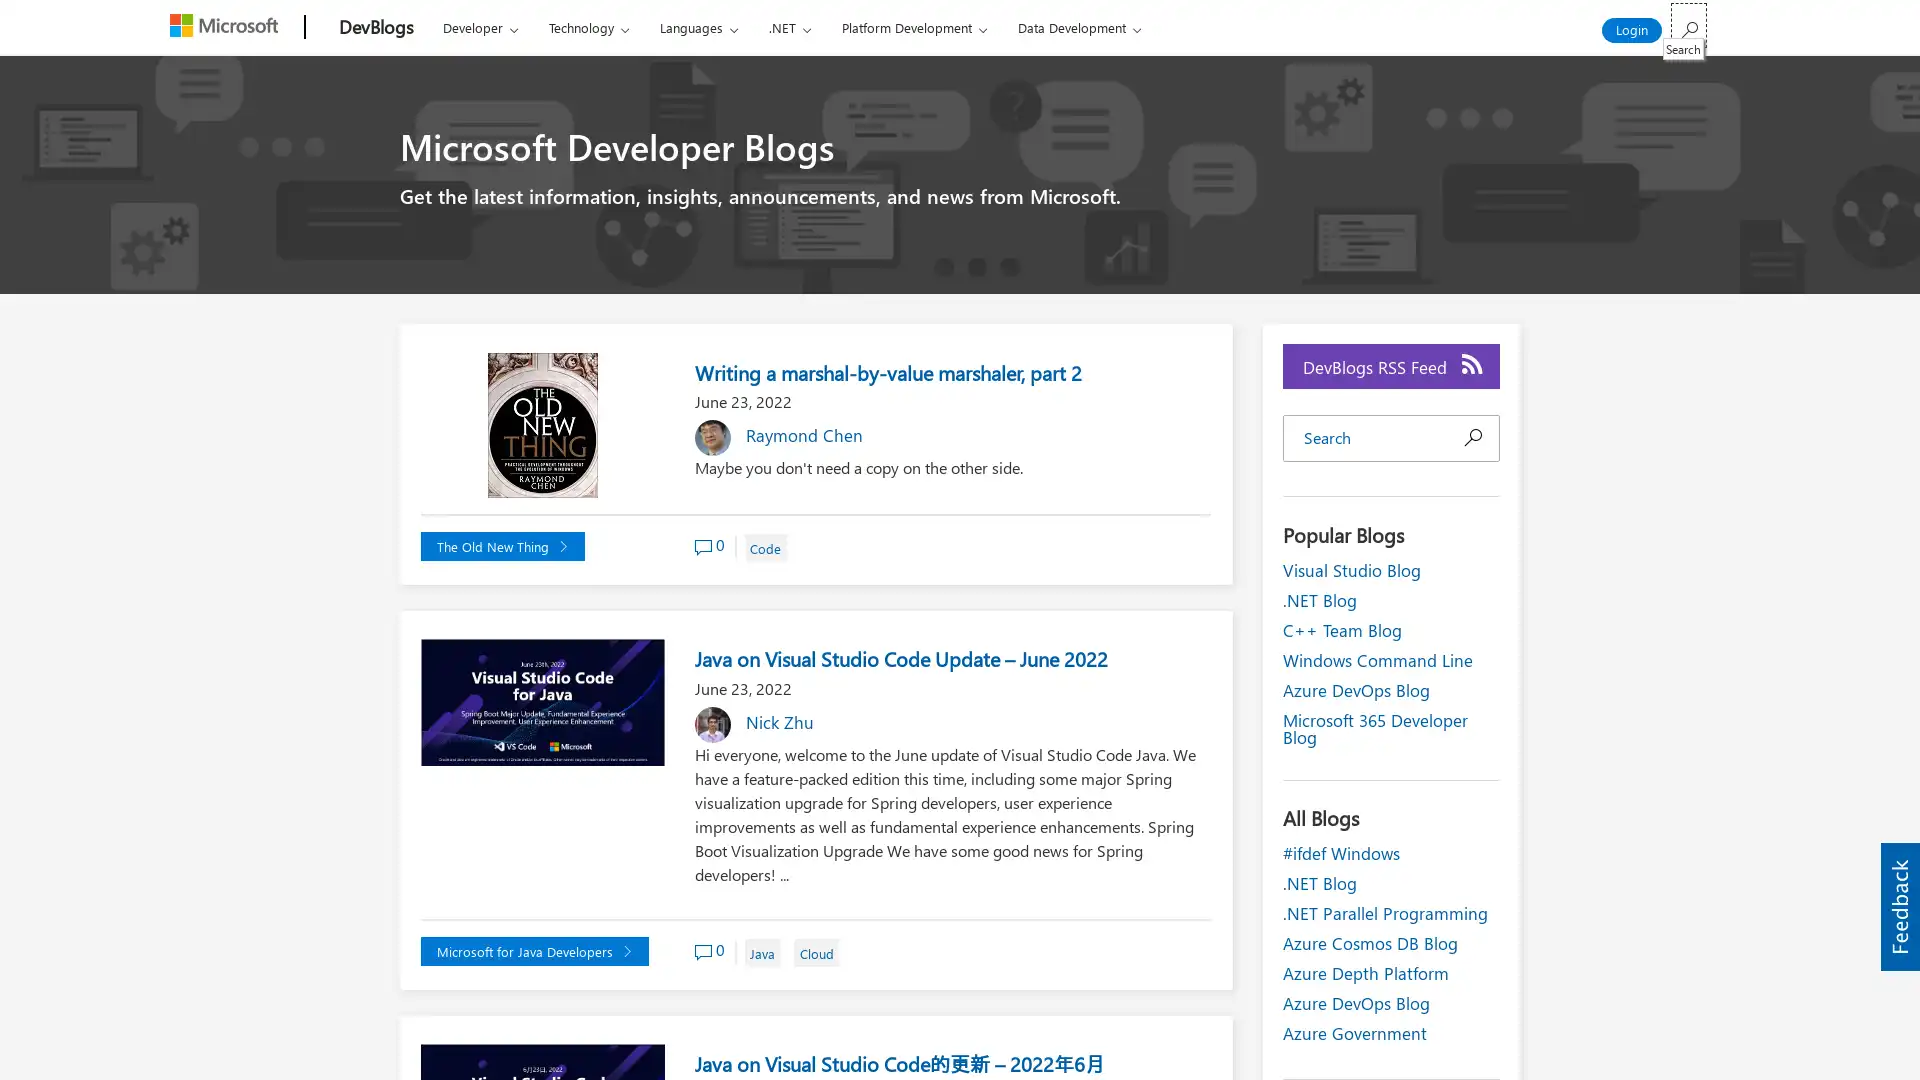  Describe the element at coordinates (788, 27) in the screenshot. I see `.NET` at that location.